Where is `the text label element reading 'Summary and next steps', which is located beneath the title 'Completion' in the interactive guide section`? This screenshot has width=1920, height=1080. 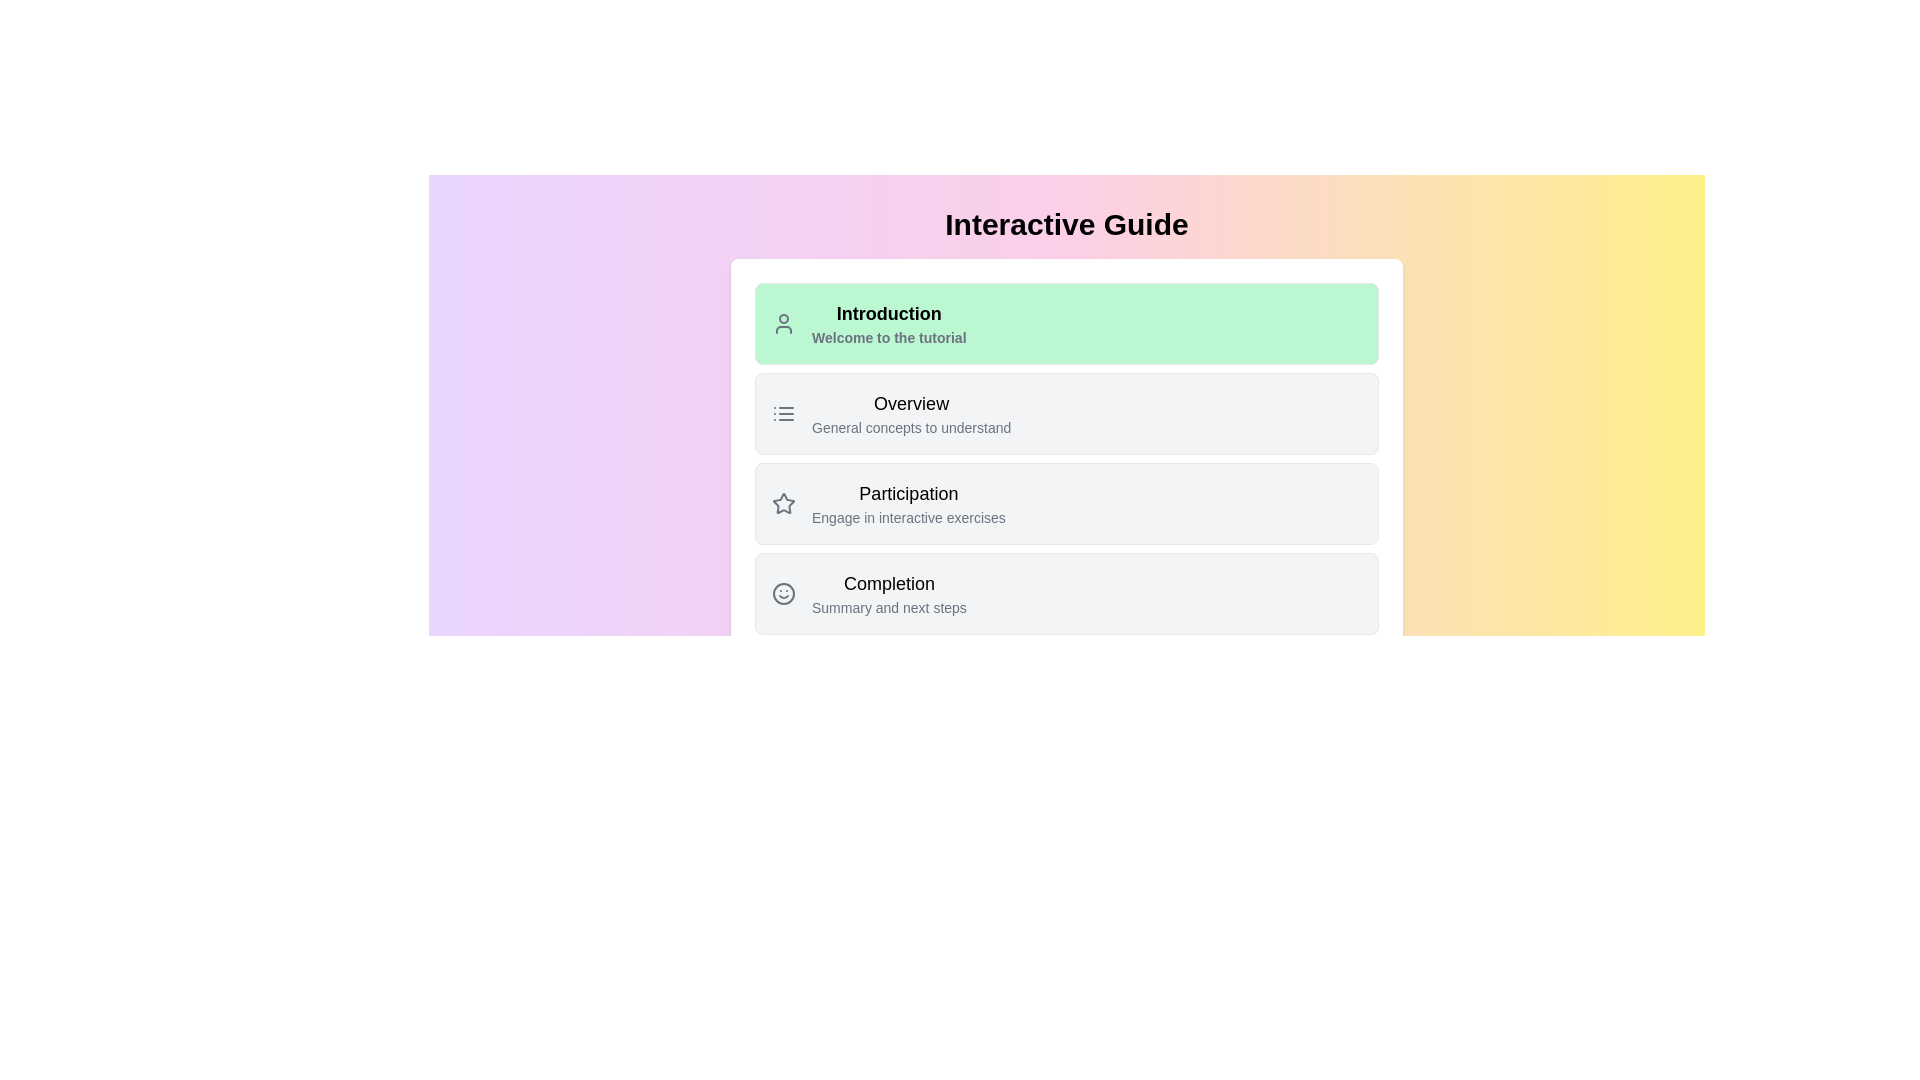
the text label element reading 'Summary and next steps', which is located beneath the title 'Completion' in the interactive guide section is located at coordinates (888, 607).